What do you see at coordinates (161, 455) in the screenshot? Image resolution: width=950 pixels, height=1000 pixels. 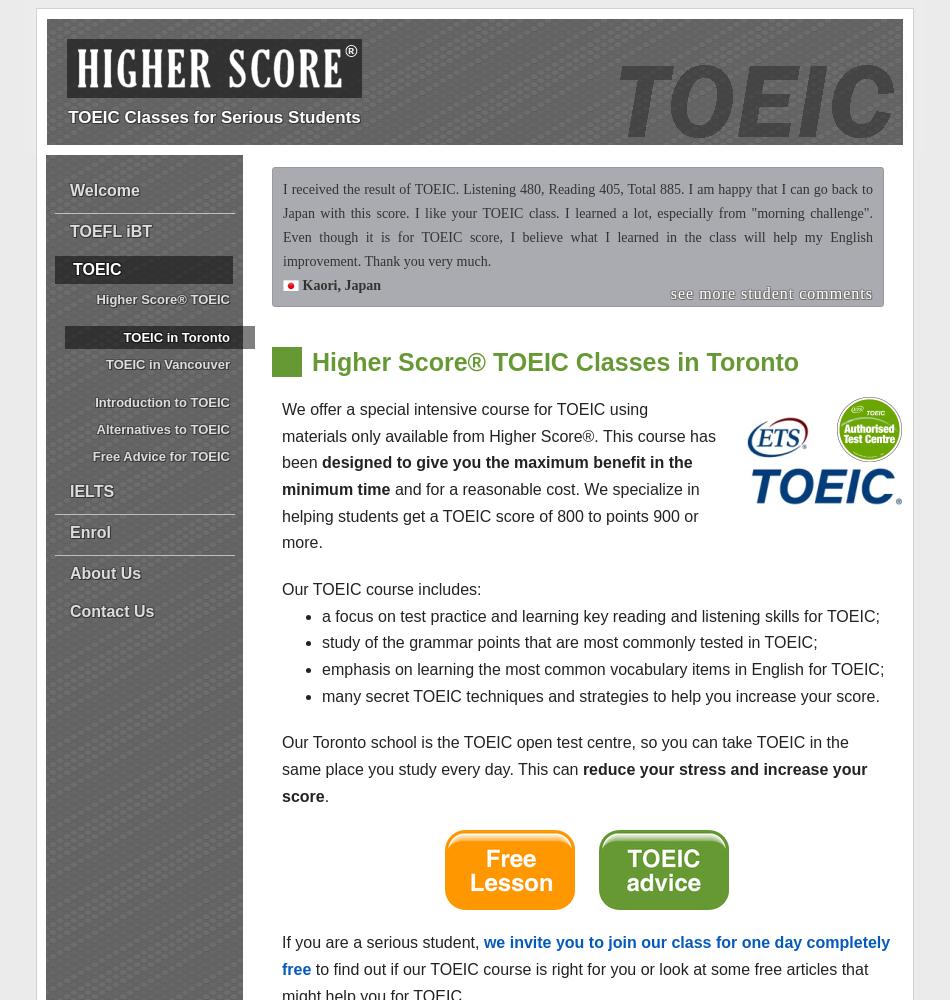 I see `'Free Advice for TOEIC'` at bounding box center [161, 455].